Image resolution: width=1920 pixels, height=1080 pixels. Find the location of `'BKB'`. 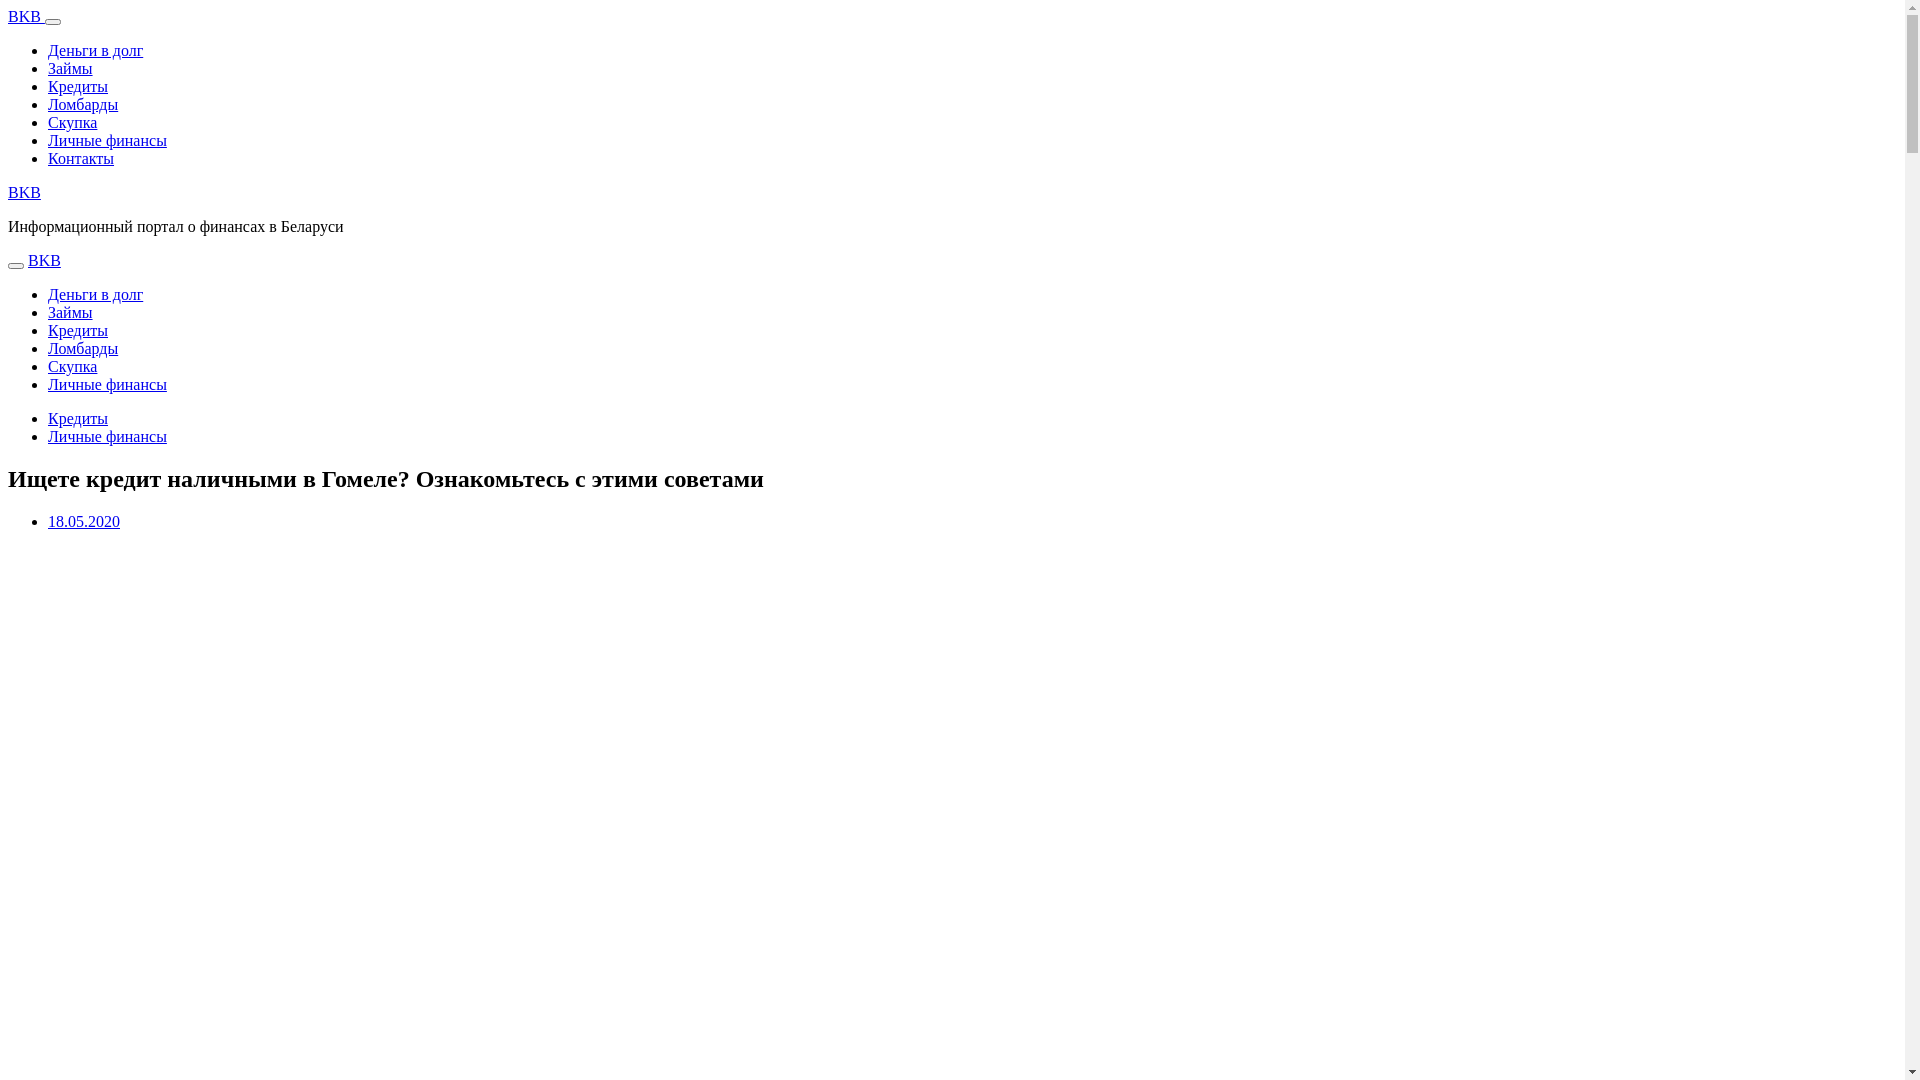

'BKB' is located at coordinates (24, 192).